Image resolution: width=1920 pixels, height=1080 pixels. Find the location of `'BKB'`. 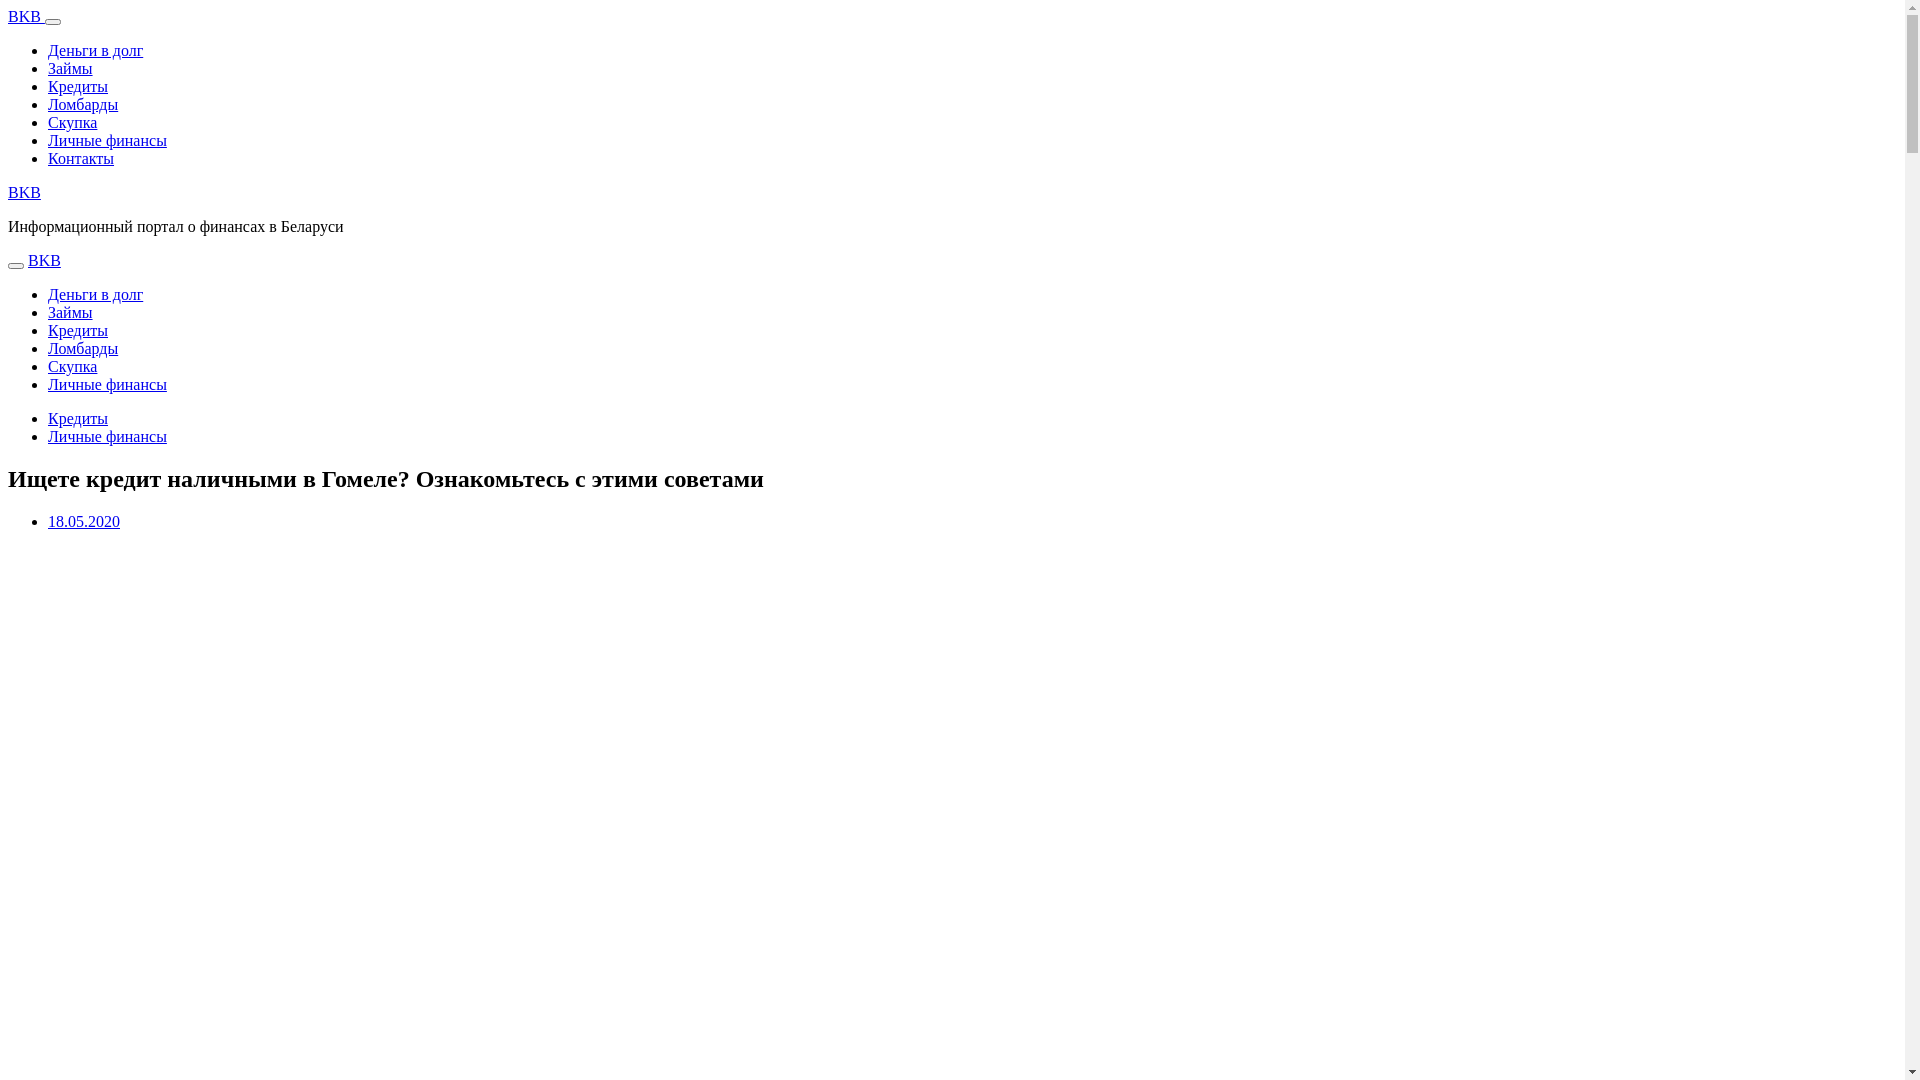

'BKB' is located at coordinates (24, 192).